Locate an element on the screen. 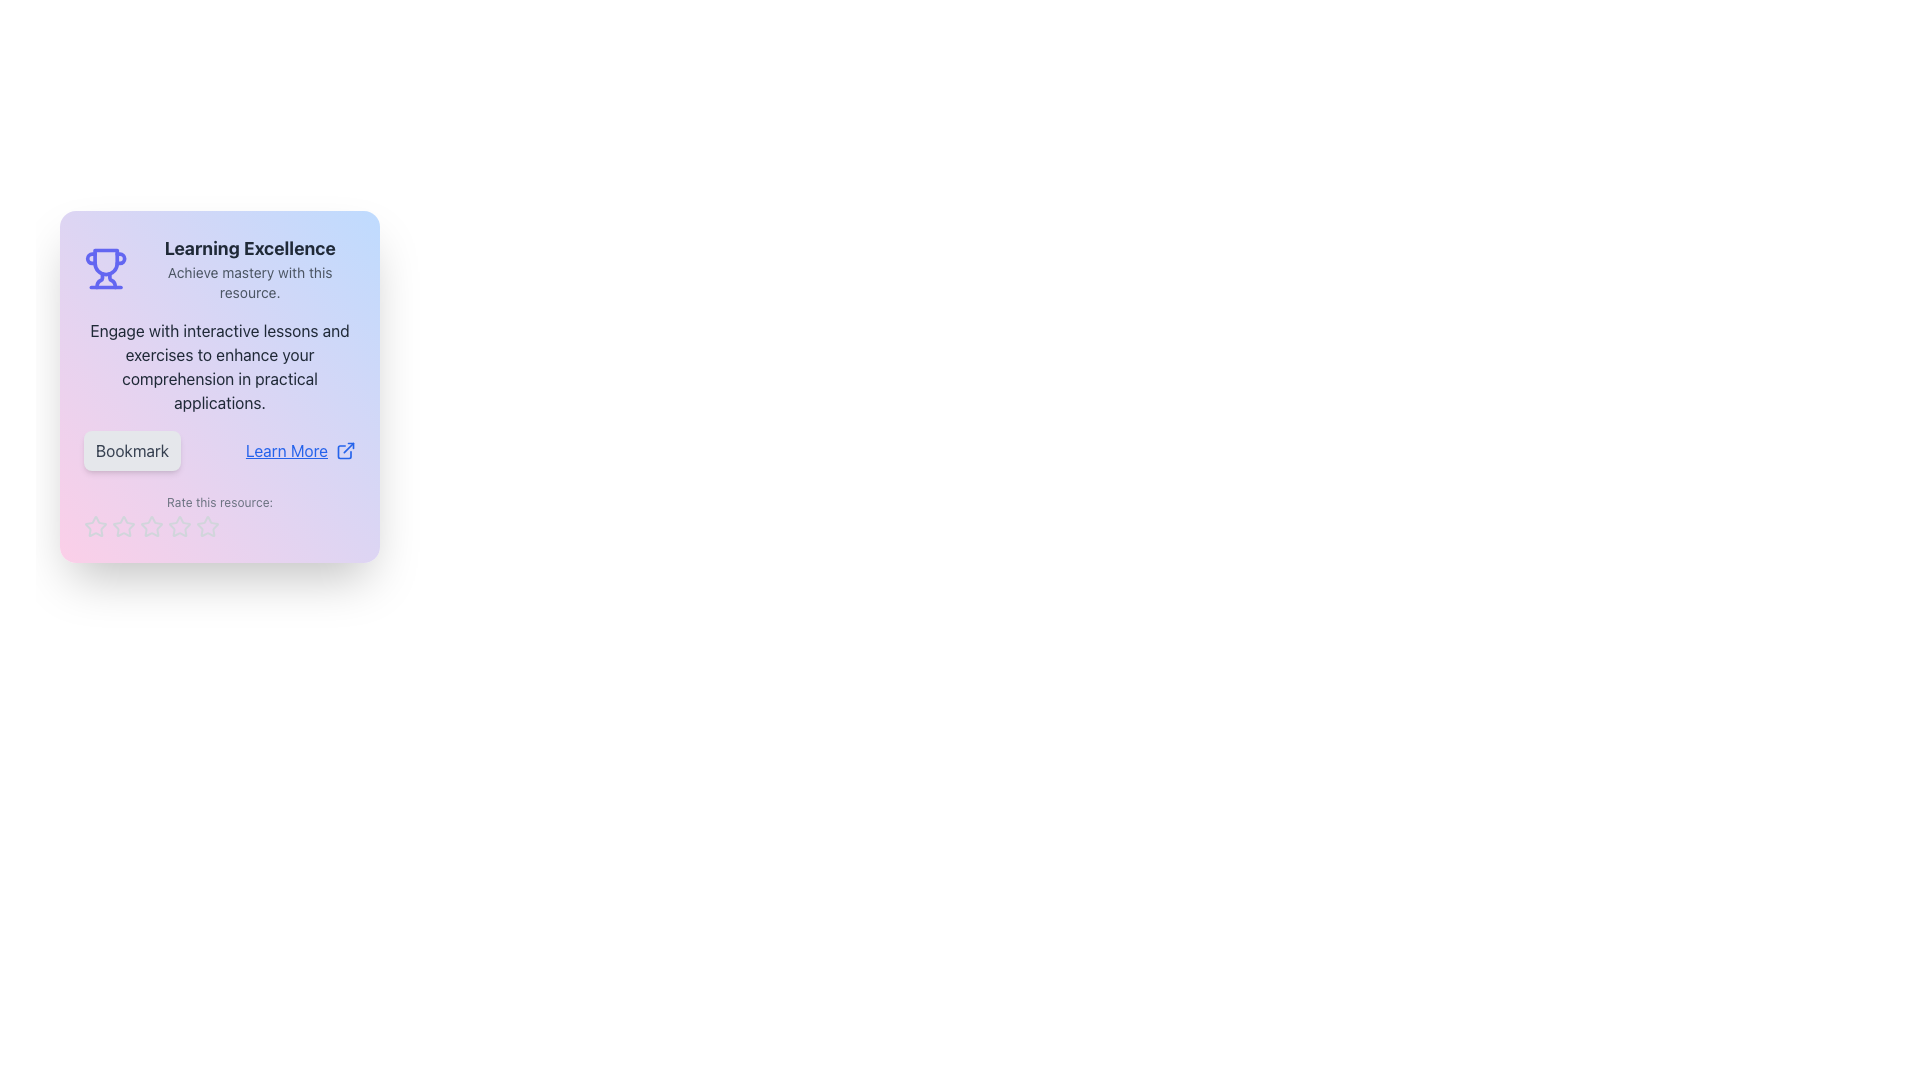 Image resolution: width=1920 pixels, height=1080 pixels. text label that provides instructions for the star rating feature, located at the bottom of a card-like structure, directly above the rating stars is located at coordinates (220, 515).